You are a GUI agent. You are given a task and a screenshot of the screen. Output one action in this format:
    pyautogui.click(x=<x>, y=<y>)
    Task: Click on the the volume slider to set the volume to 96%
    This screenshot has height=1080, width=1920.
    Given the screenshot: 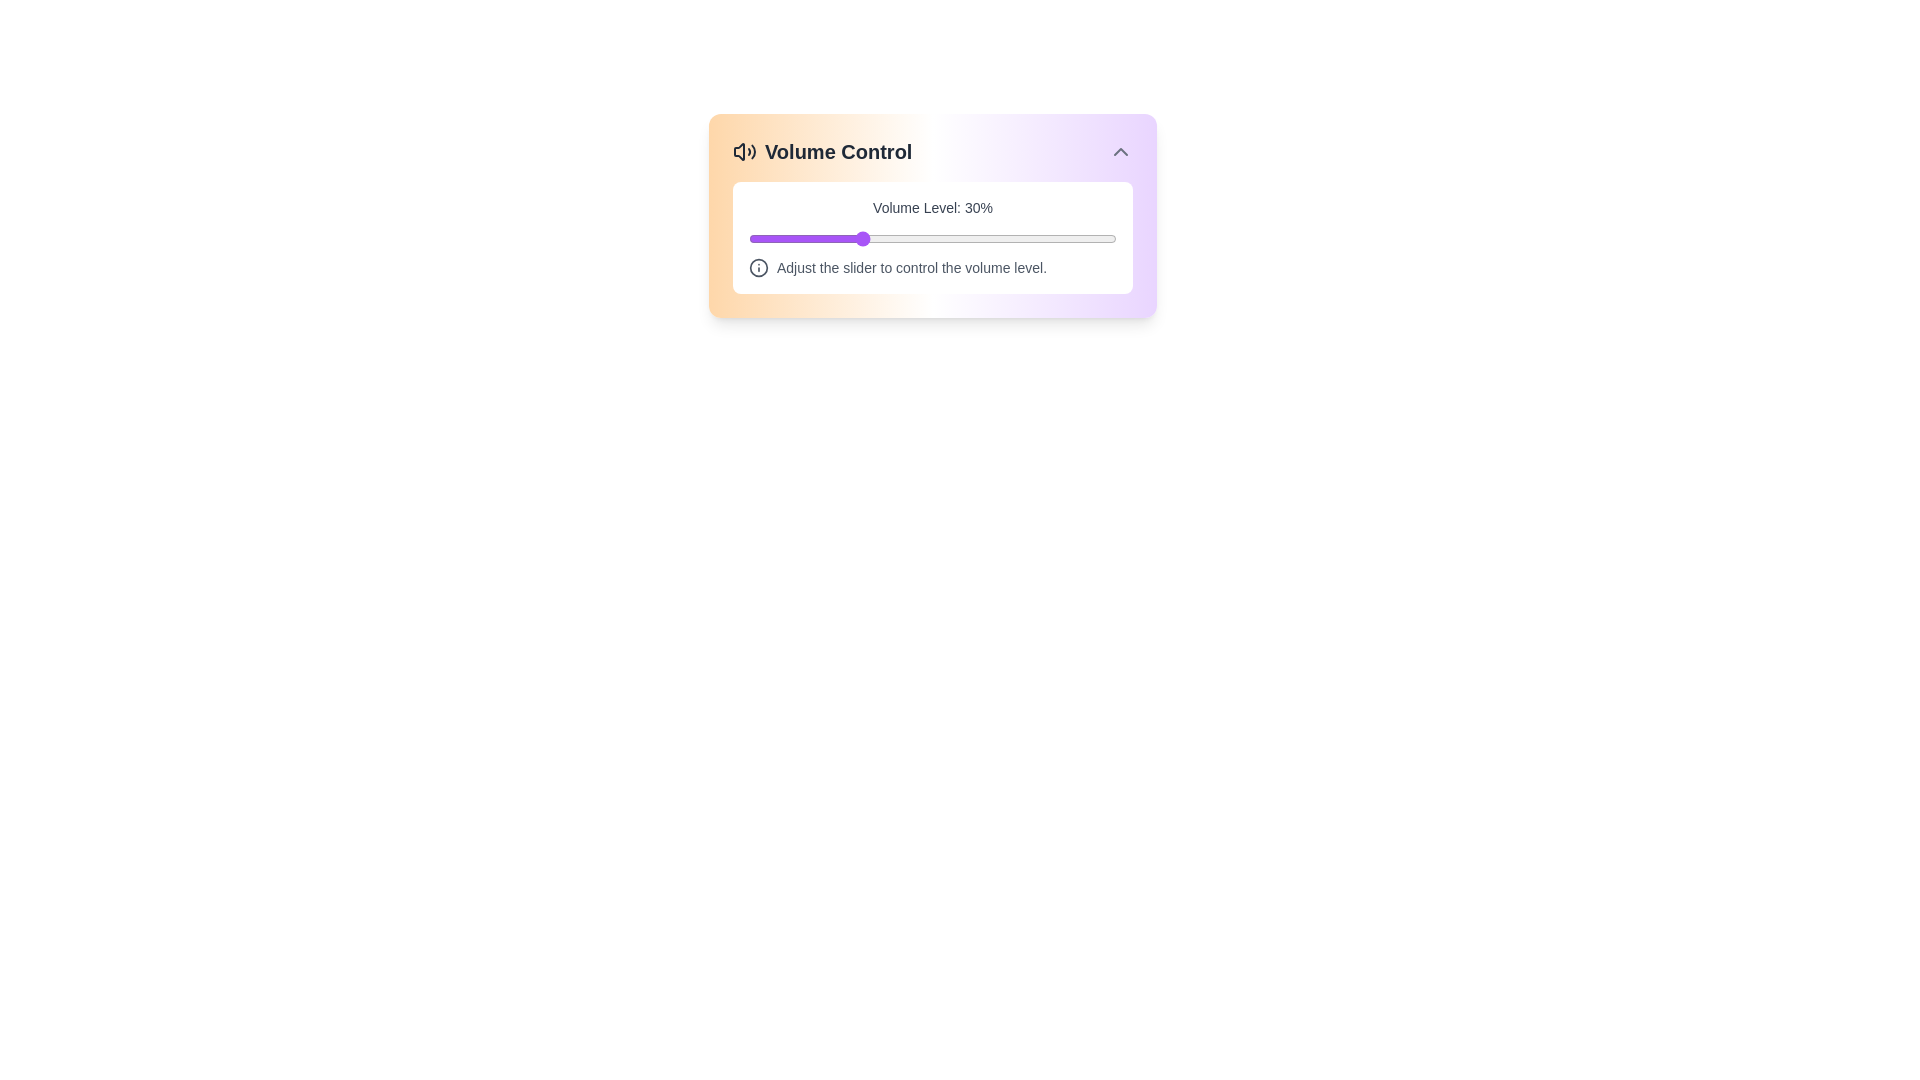 What is the action you would take?
    pyautogui.click(x=1101, y=238)
    